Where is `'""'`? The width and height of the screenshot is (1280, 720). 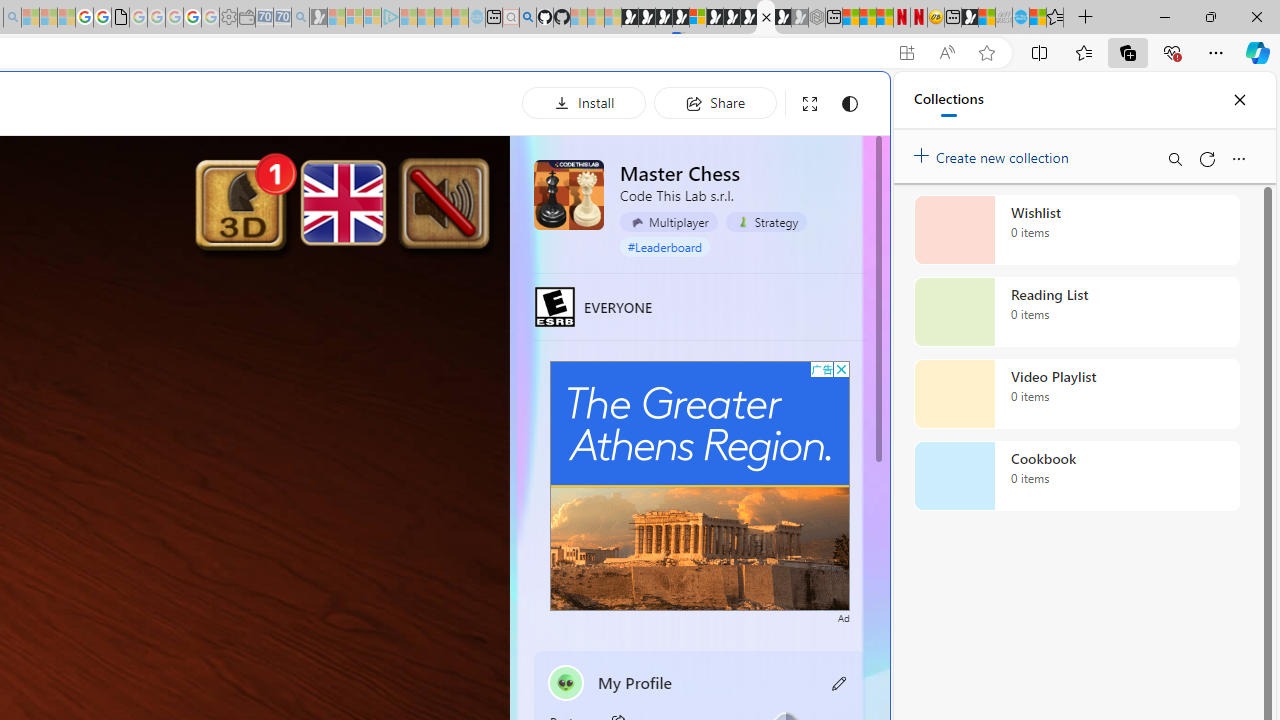
'""' is located at coordinates (564, 681).